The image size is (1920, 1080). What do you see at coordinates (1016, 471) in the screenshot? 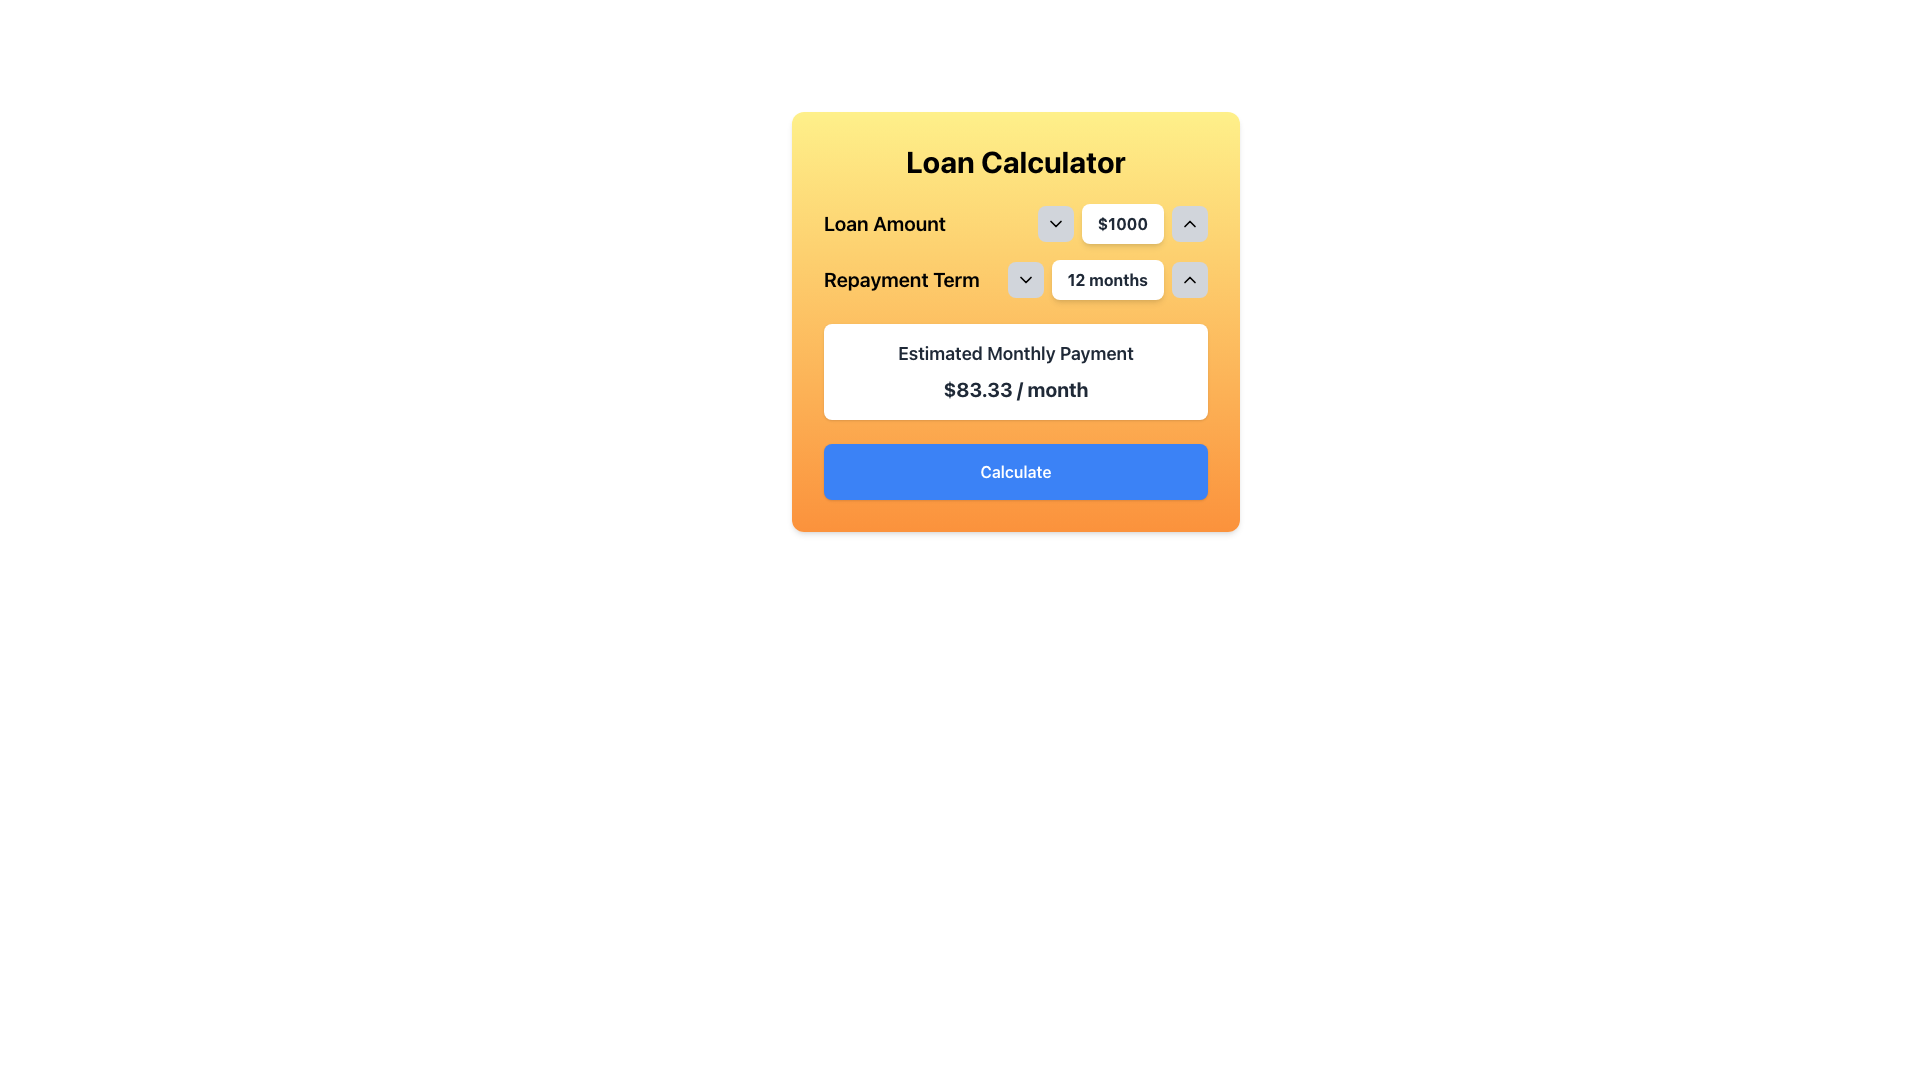
I see `the 'Calculate' button, a blue rectangular button with rounded corners, to change its color` at bounding box center [1016, 471].